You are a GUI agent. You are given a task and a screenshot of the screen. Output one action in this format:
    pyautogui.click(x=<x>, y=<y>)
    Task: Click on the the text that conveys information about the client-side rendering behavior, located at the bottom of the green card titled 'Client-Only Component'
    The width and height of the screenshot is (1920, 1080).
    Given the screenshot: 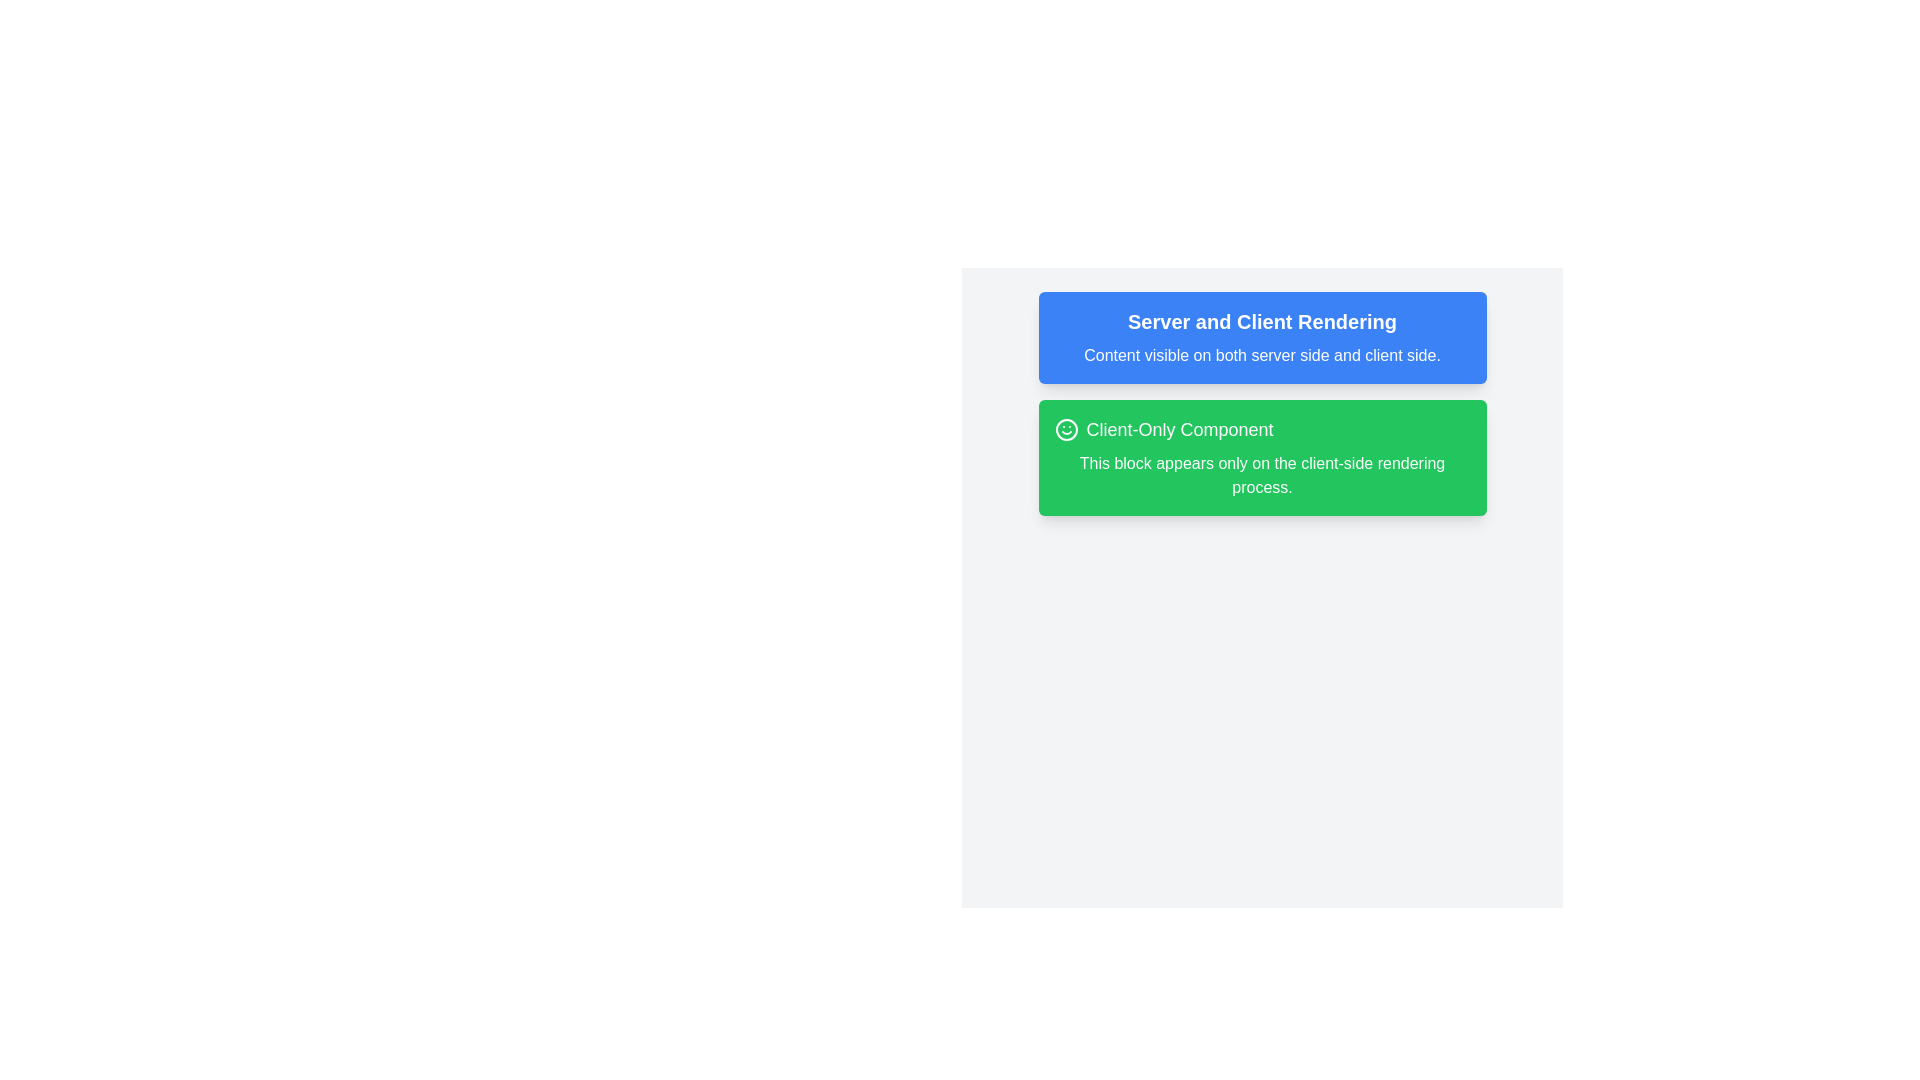 What is the action you would take?
    pyautogui.click(x=1261, y=475)
    